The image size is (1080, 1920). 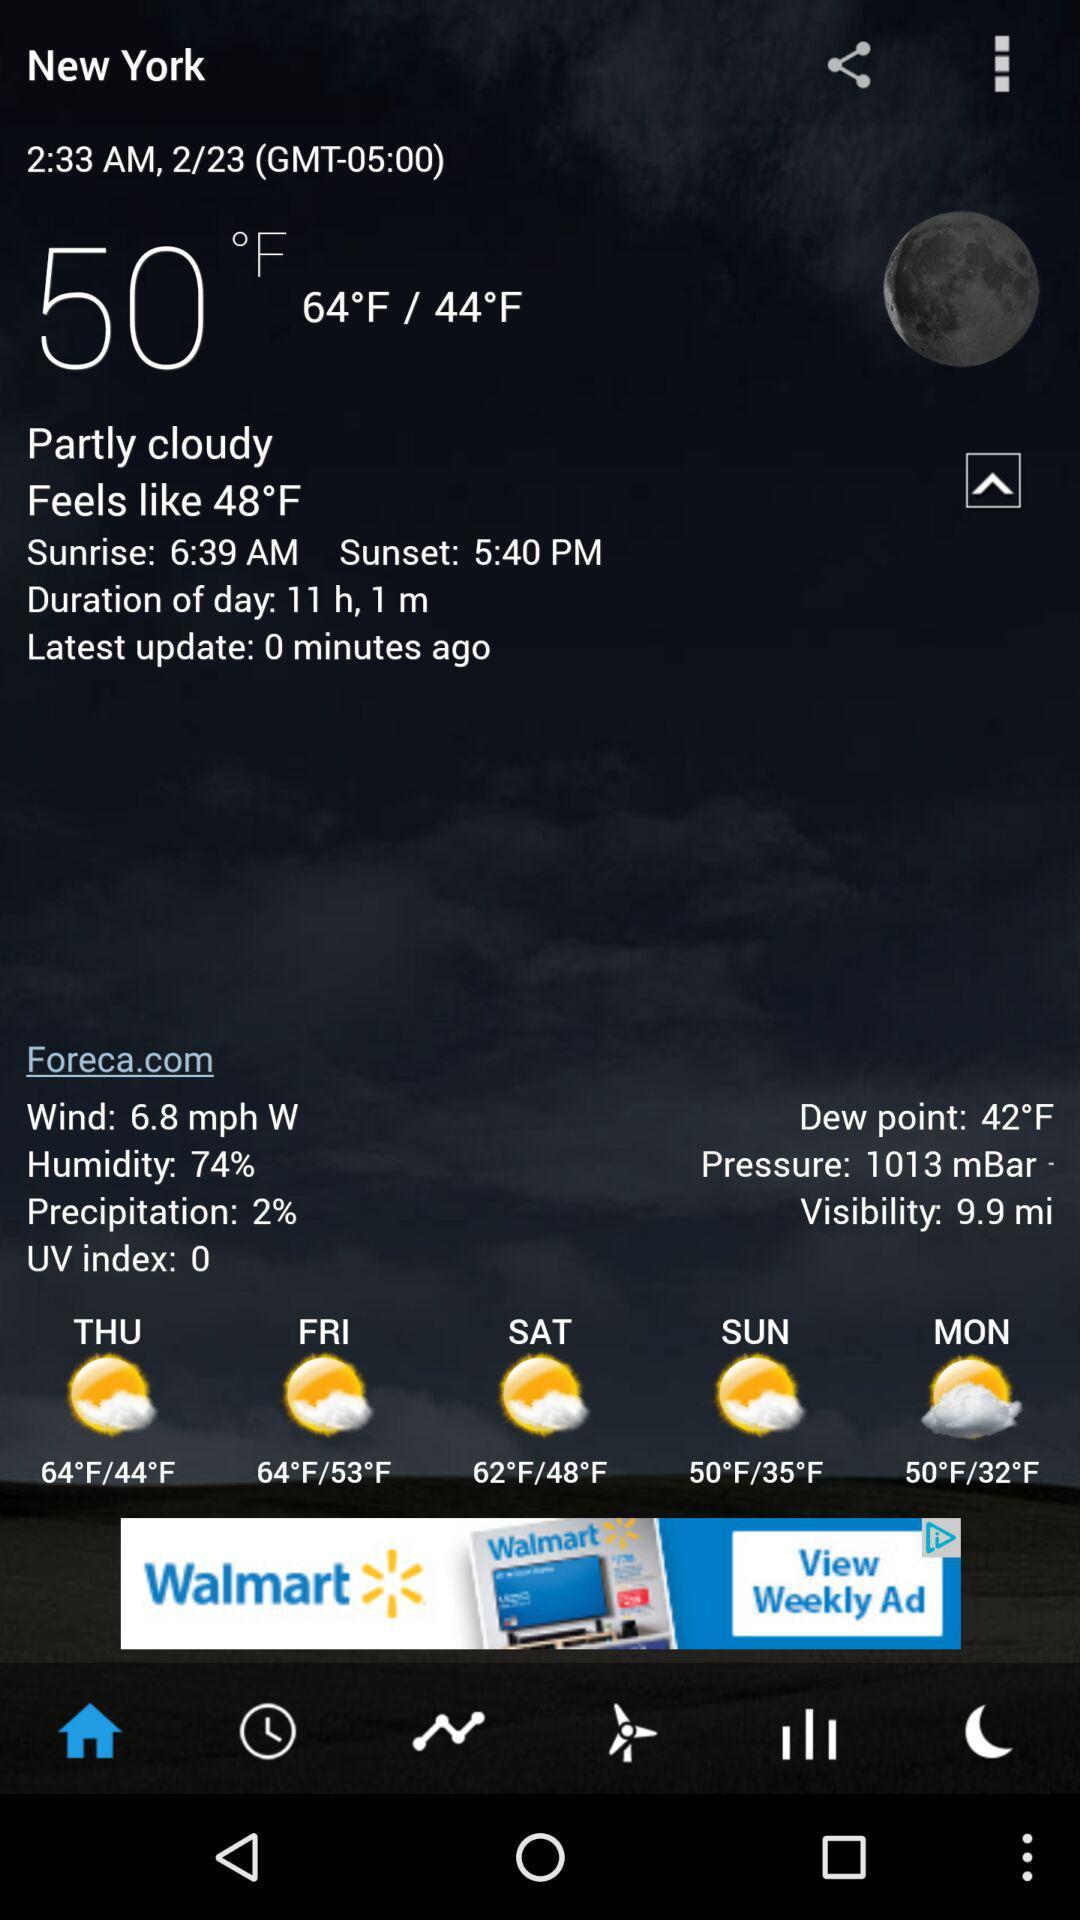 What do you see at coordinates (994, 514) in the screenshot?
I see `the arrow_upward icon` at bounding box center [994, 514].